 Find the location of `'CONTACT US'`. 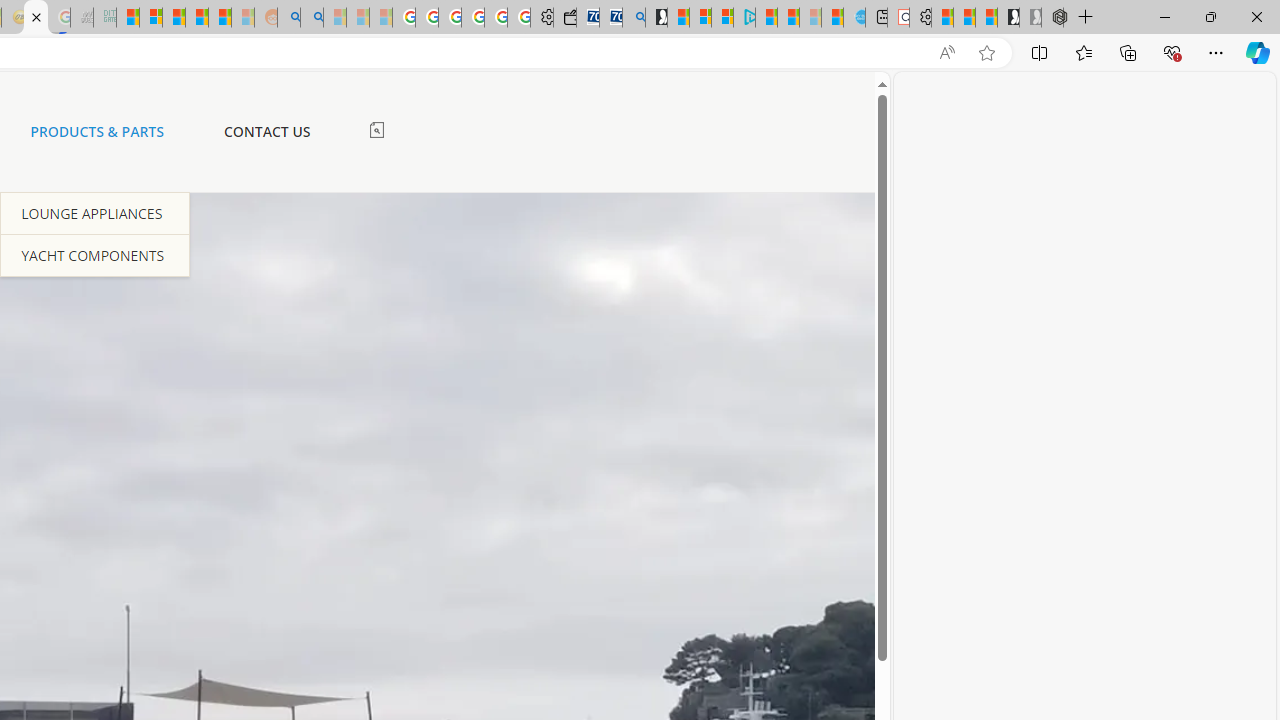

'CONTACT US' is located at coordinates (265, 132).